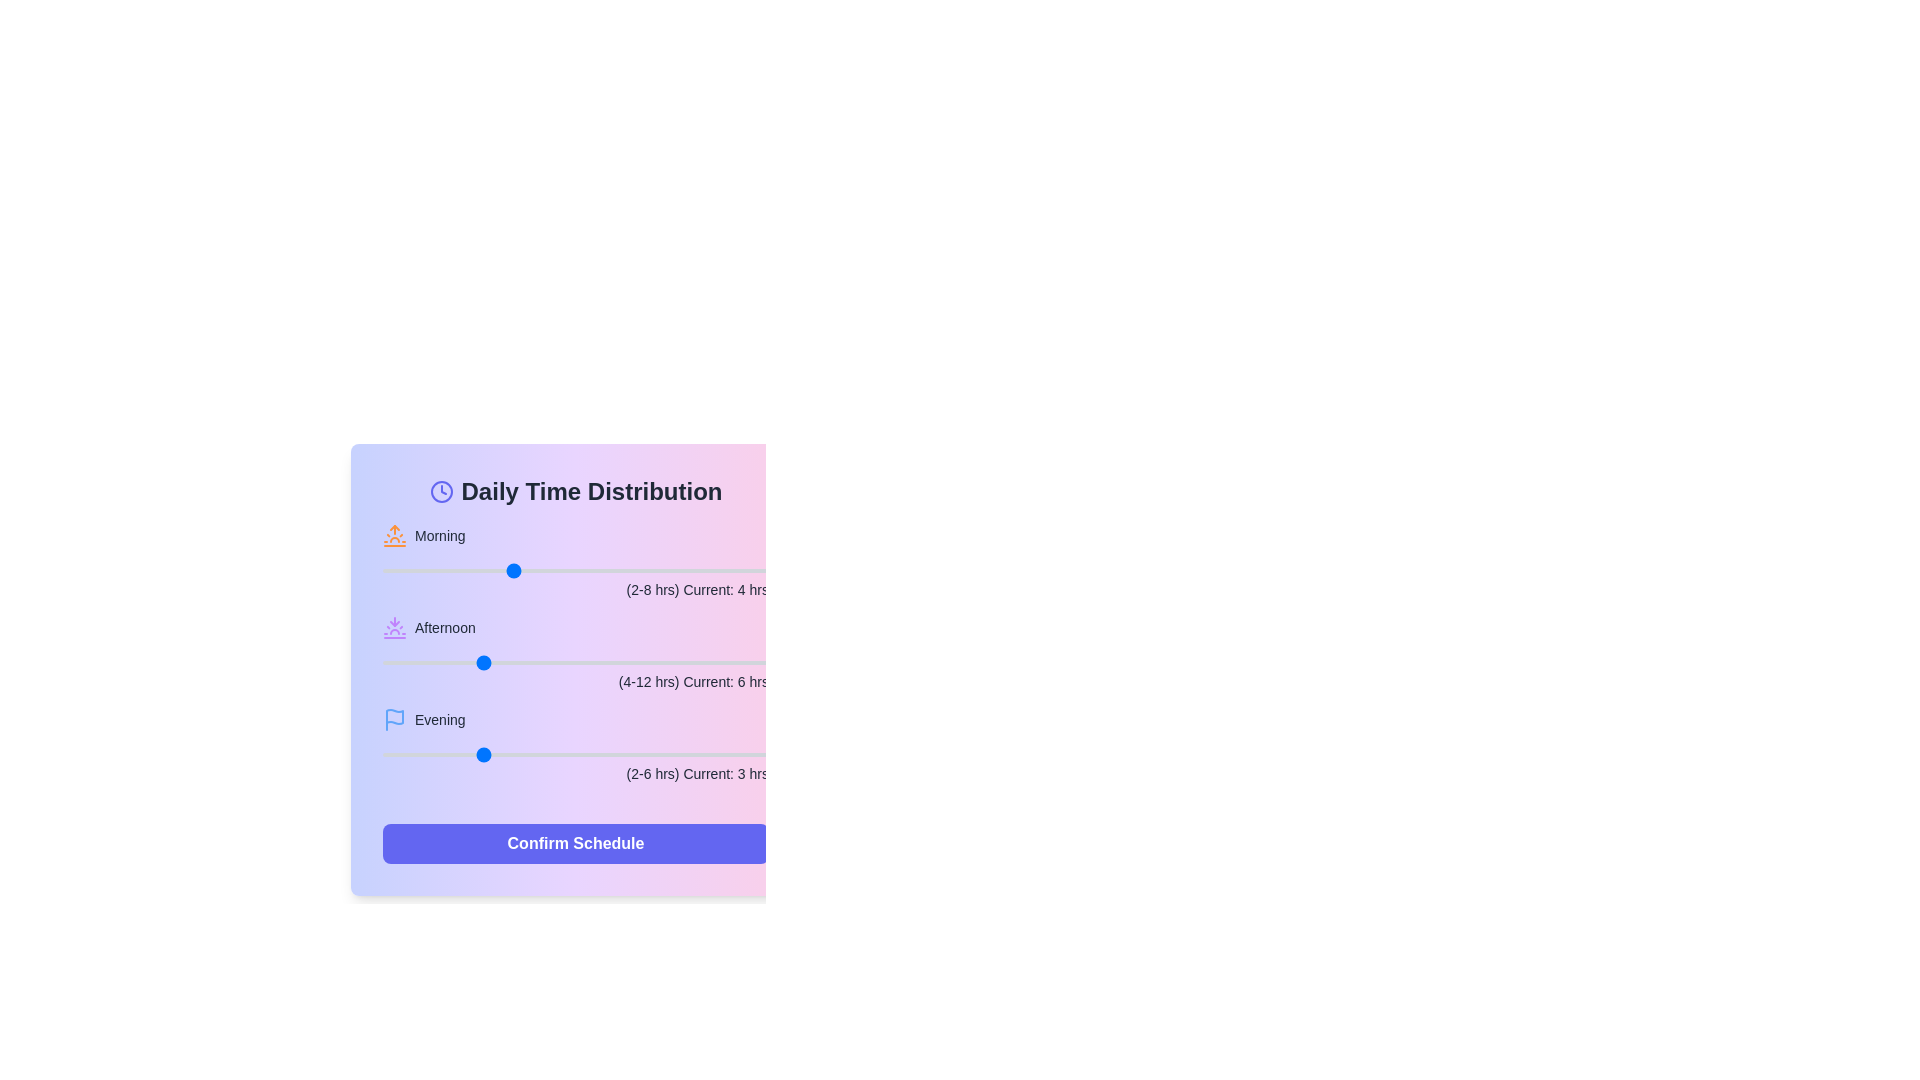 The image size is (1920, 1080). What do you see at coordinates (704, 570) in the screenshot?
I see `the slider for morning hours` at bounding box center [704, 570].